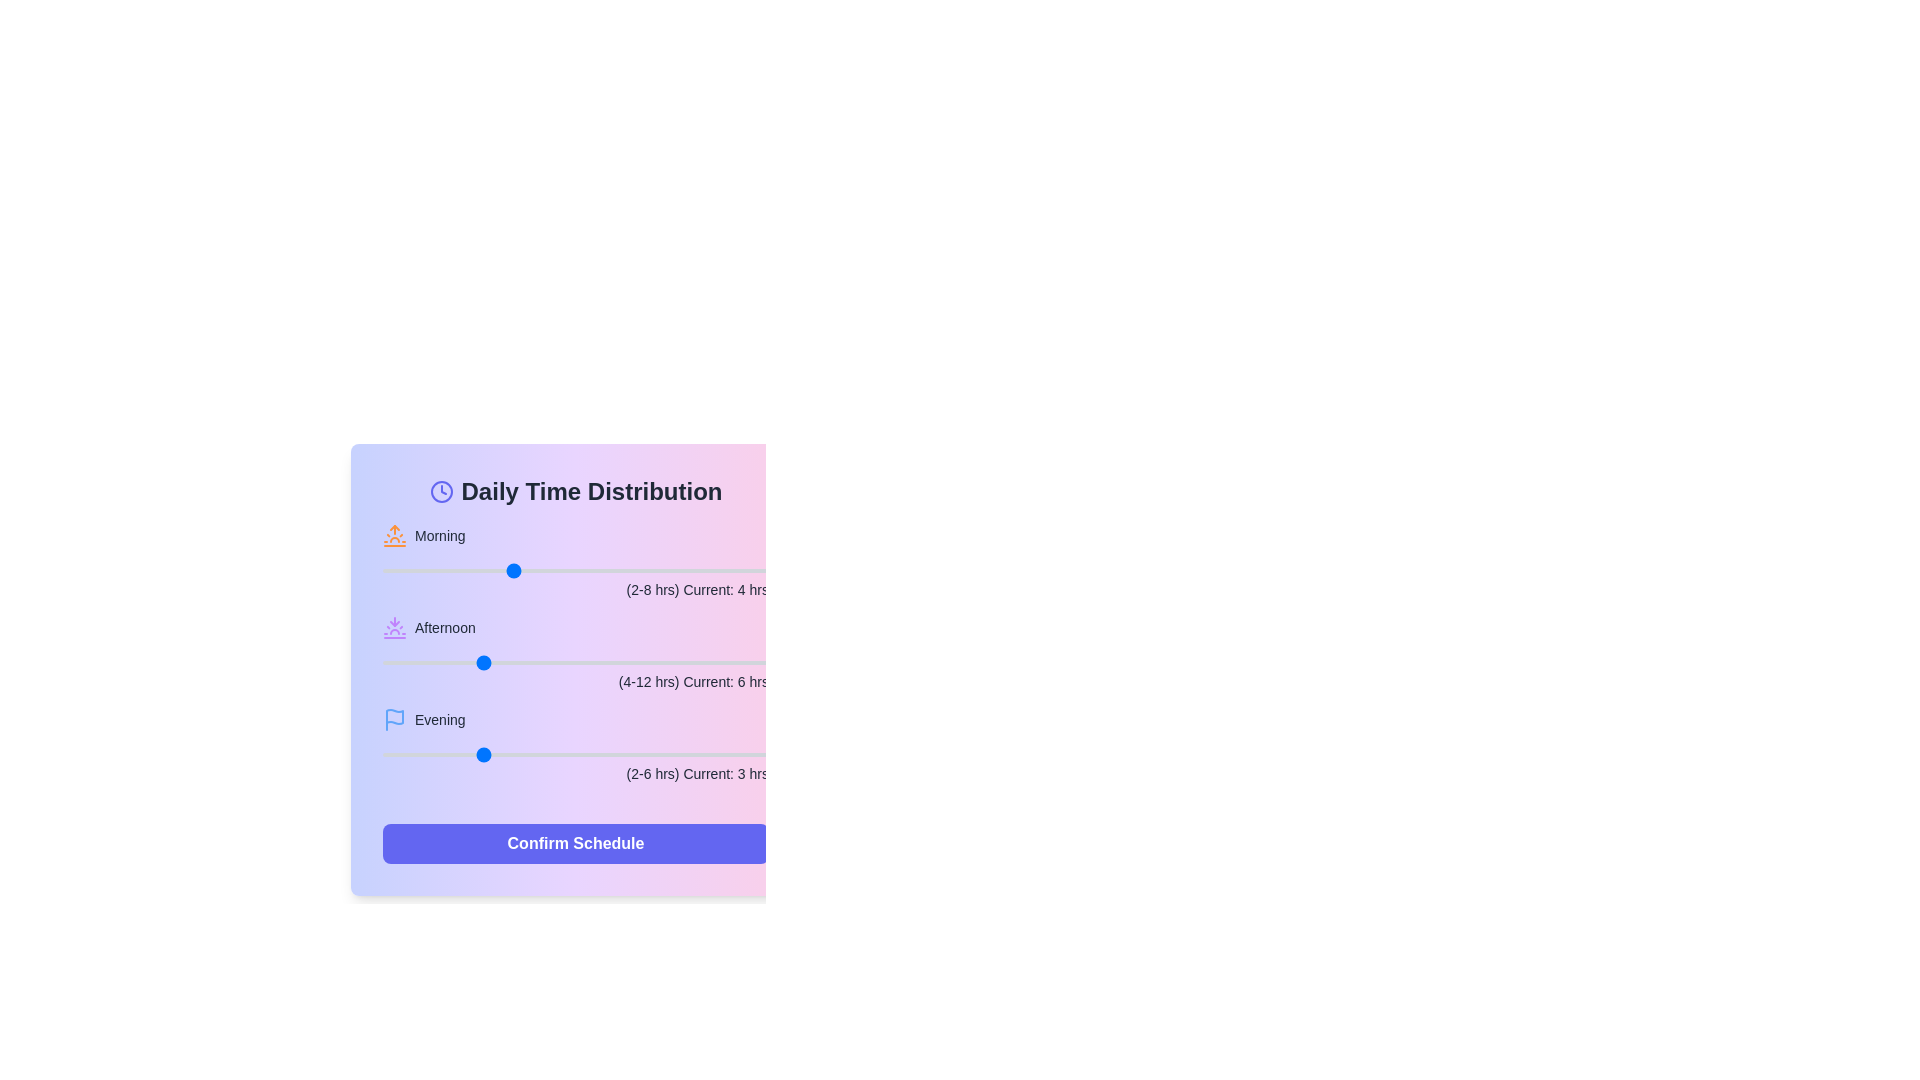 The image size is (1920, 1080). What do you see at coordinates (704, 570) in the screenshot?
I see `the slider for morning hours` at bounding box center [704, 570].